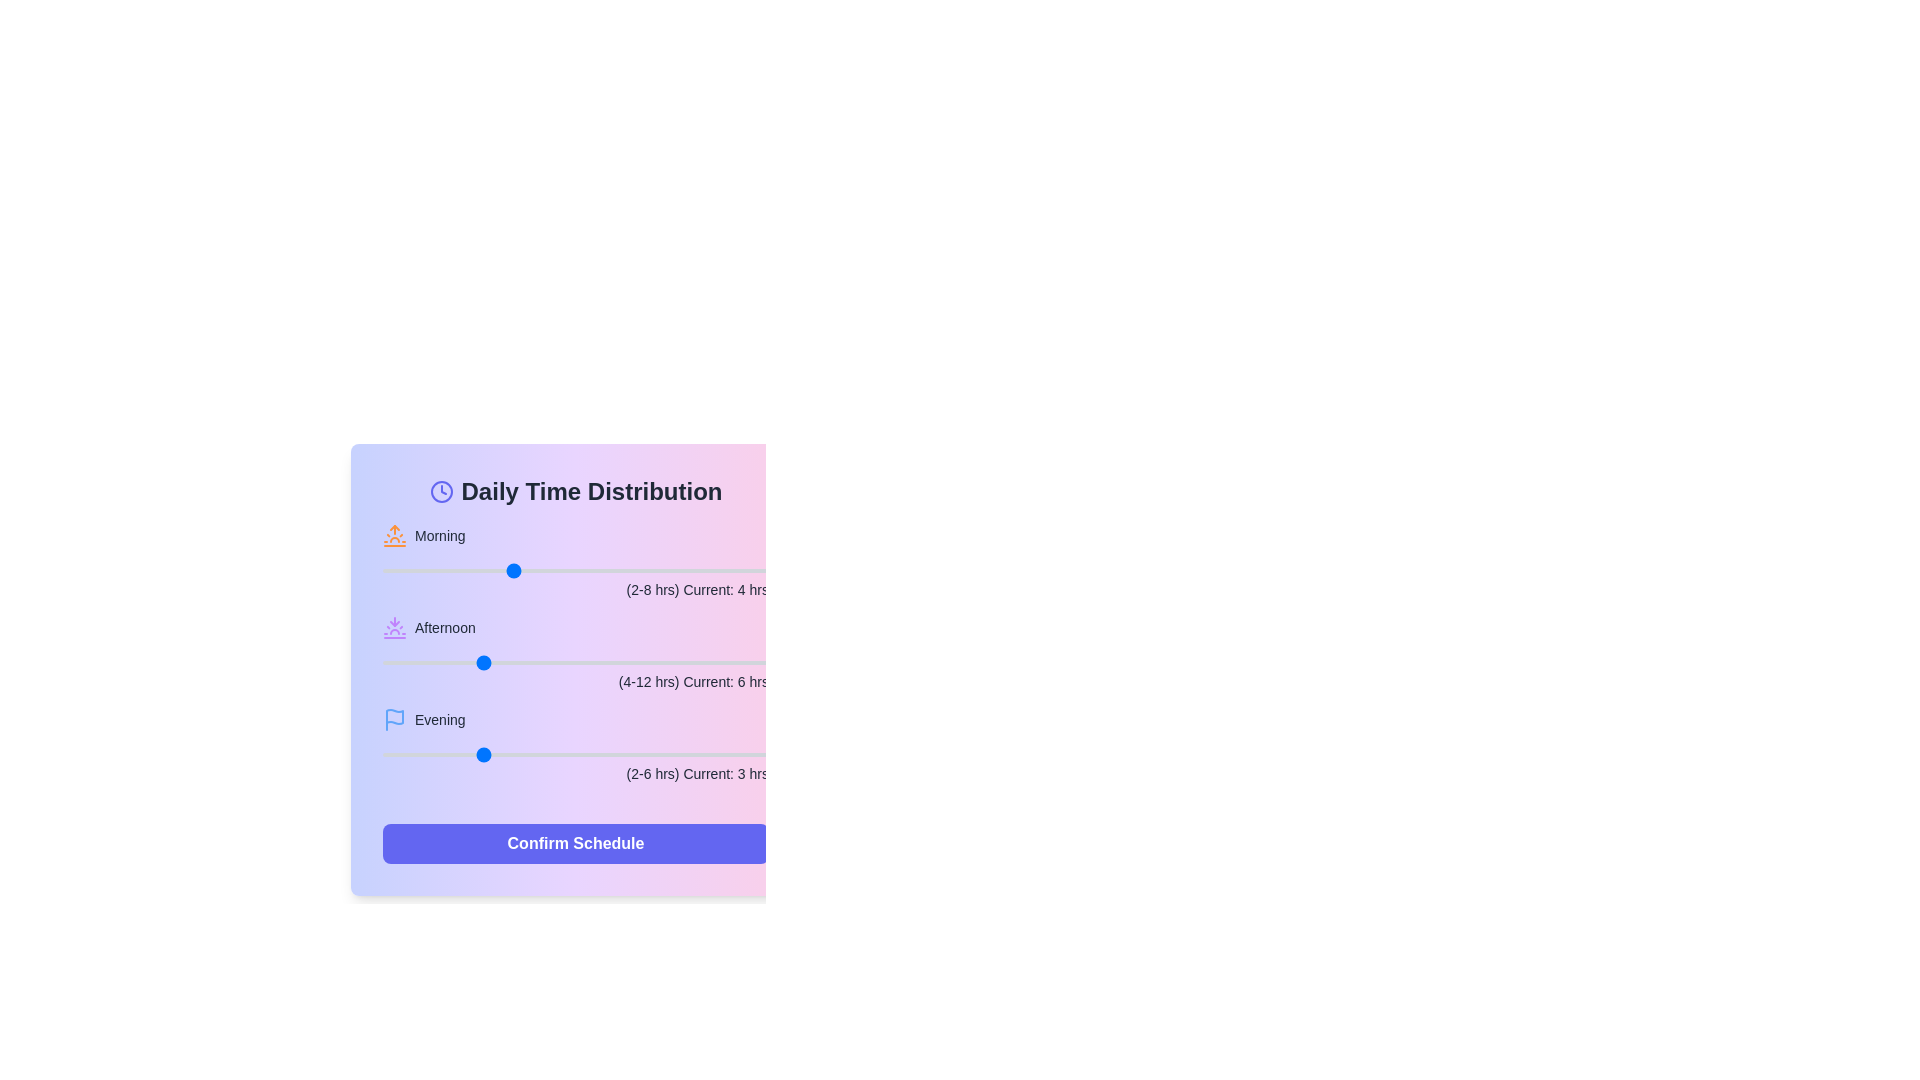 The image size is (1920, 1080). What do you see at coordinates (704, 570) in the screenshot?
I see `the slider for morning hours` at bounding box center [704, 570].